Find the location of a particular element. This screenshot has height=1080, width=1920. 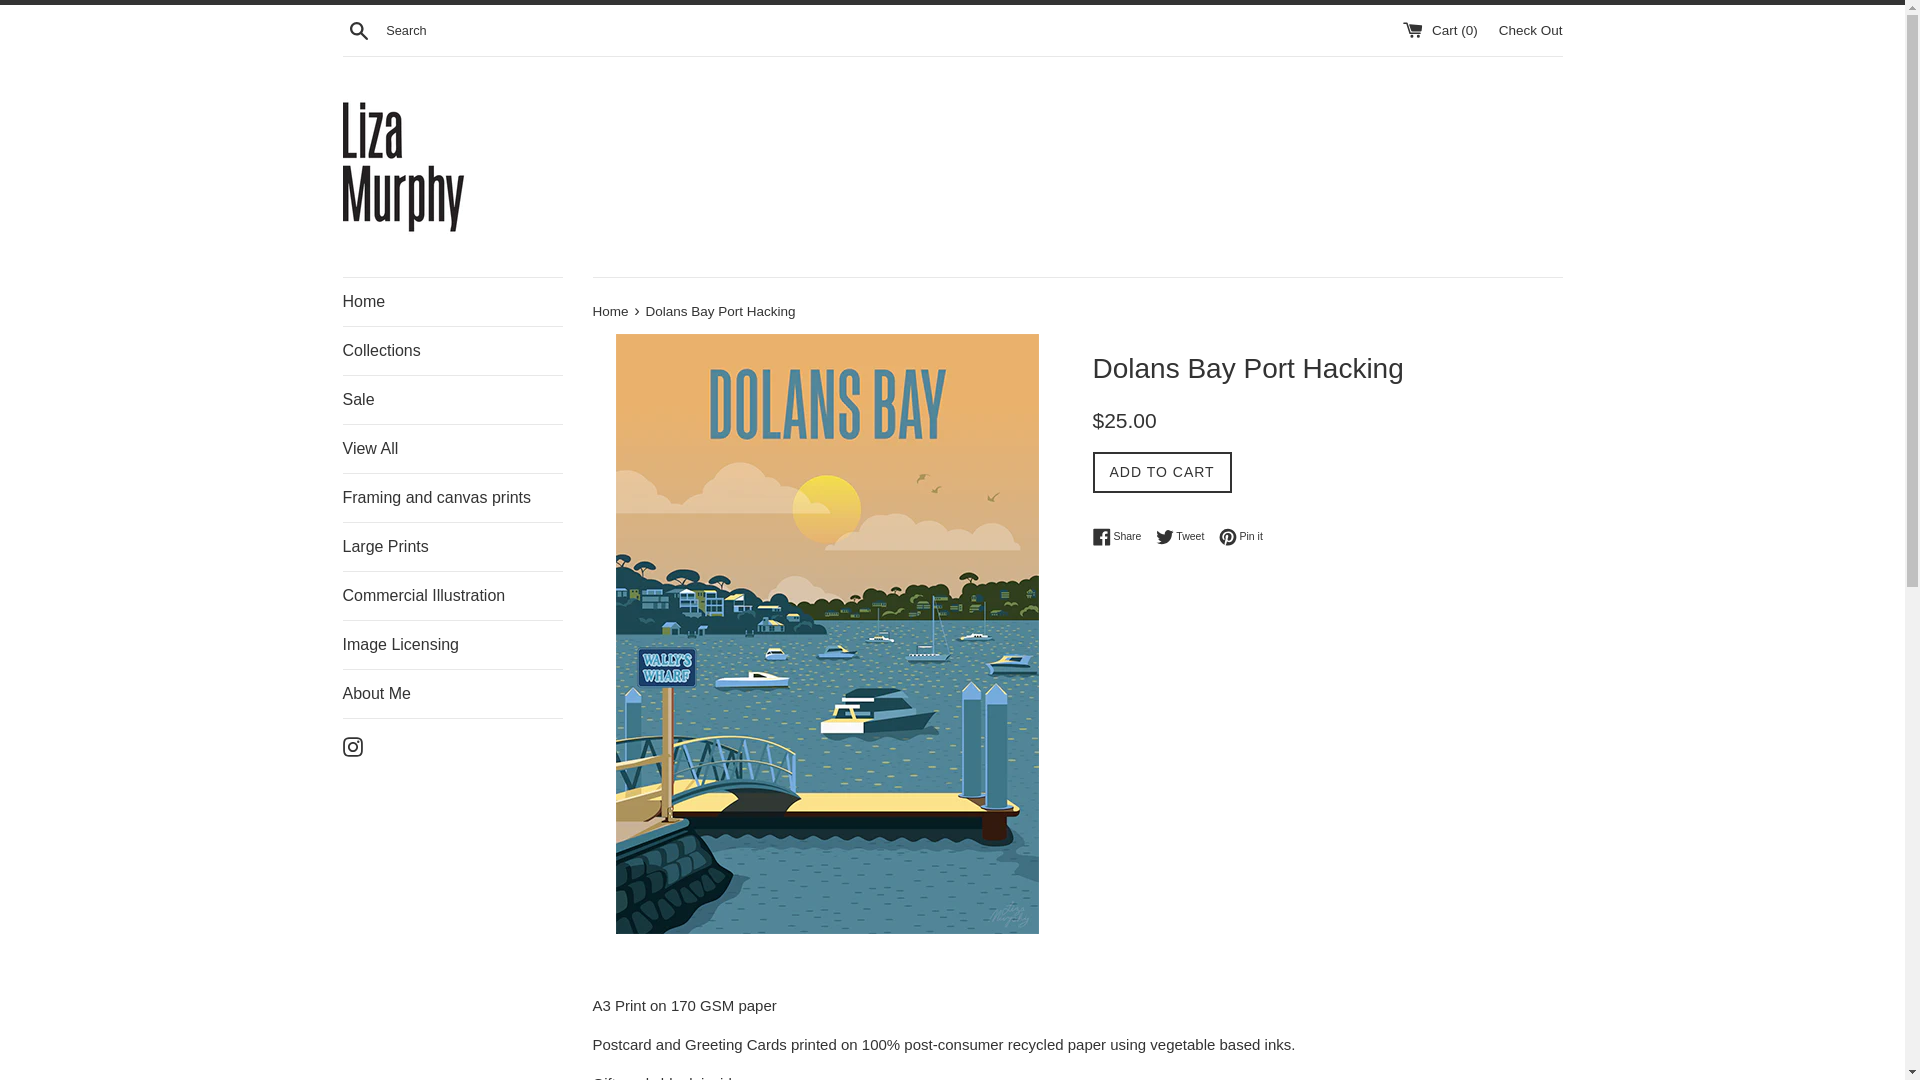

'Framing and canvas prints' is located at coordinates (450, 496).